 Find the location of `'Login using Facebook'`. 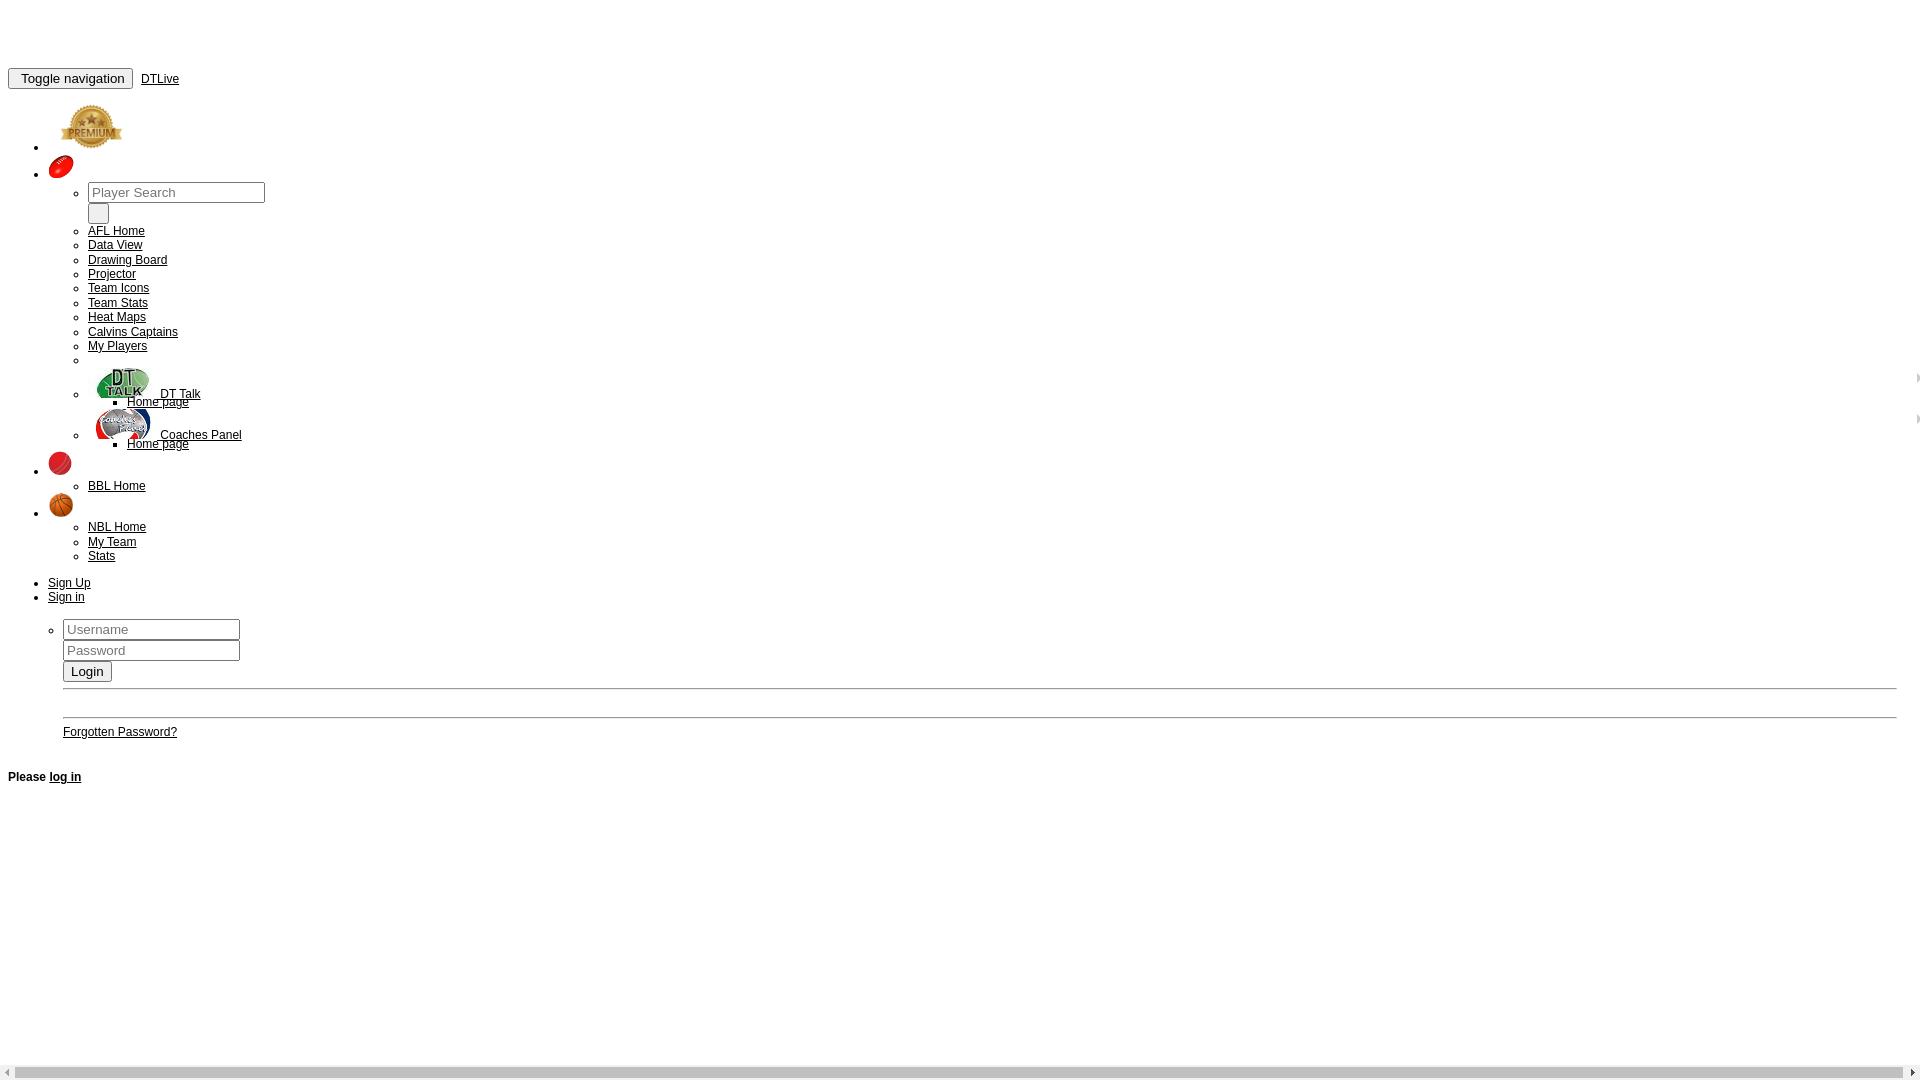

'Login using Facebook' is located at coordinates (120, 701).